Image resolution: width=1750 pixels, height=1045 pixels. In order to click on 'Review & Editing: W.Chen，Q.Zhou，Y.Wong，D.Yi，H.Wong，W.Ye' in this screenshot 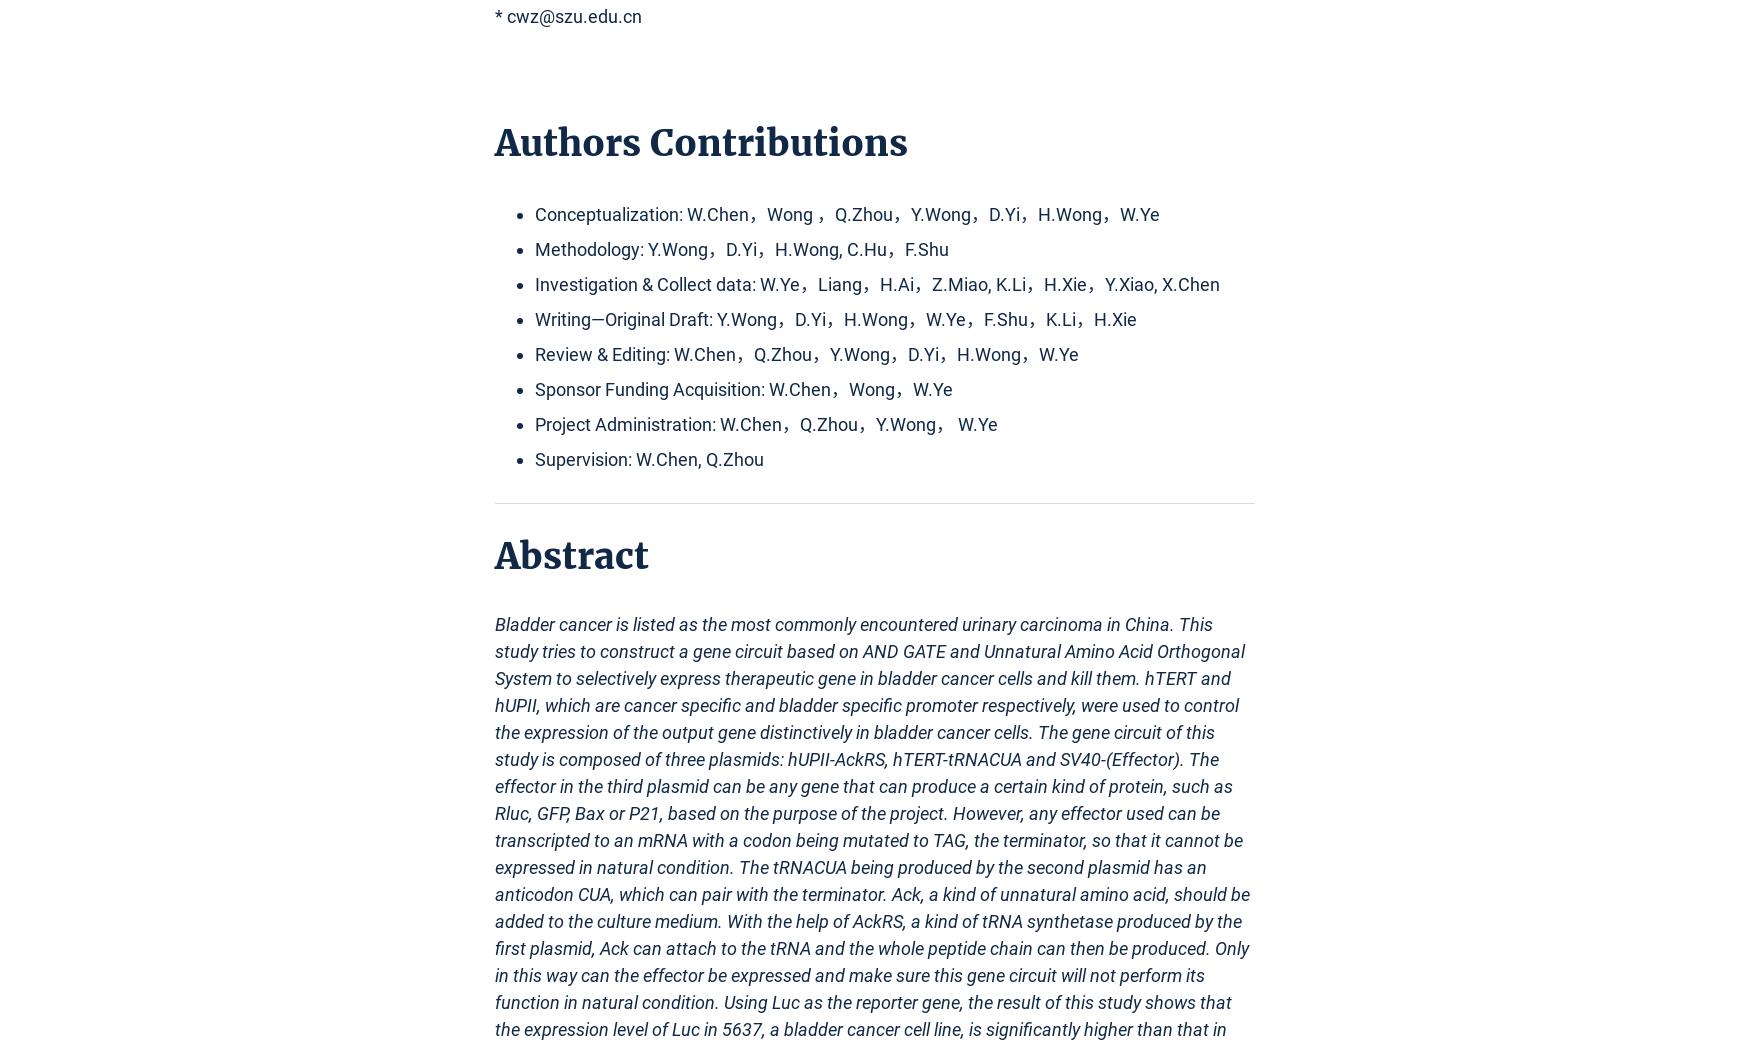, I will do `click(533, 353)`.